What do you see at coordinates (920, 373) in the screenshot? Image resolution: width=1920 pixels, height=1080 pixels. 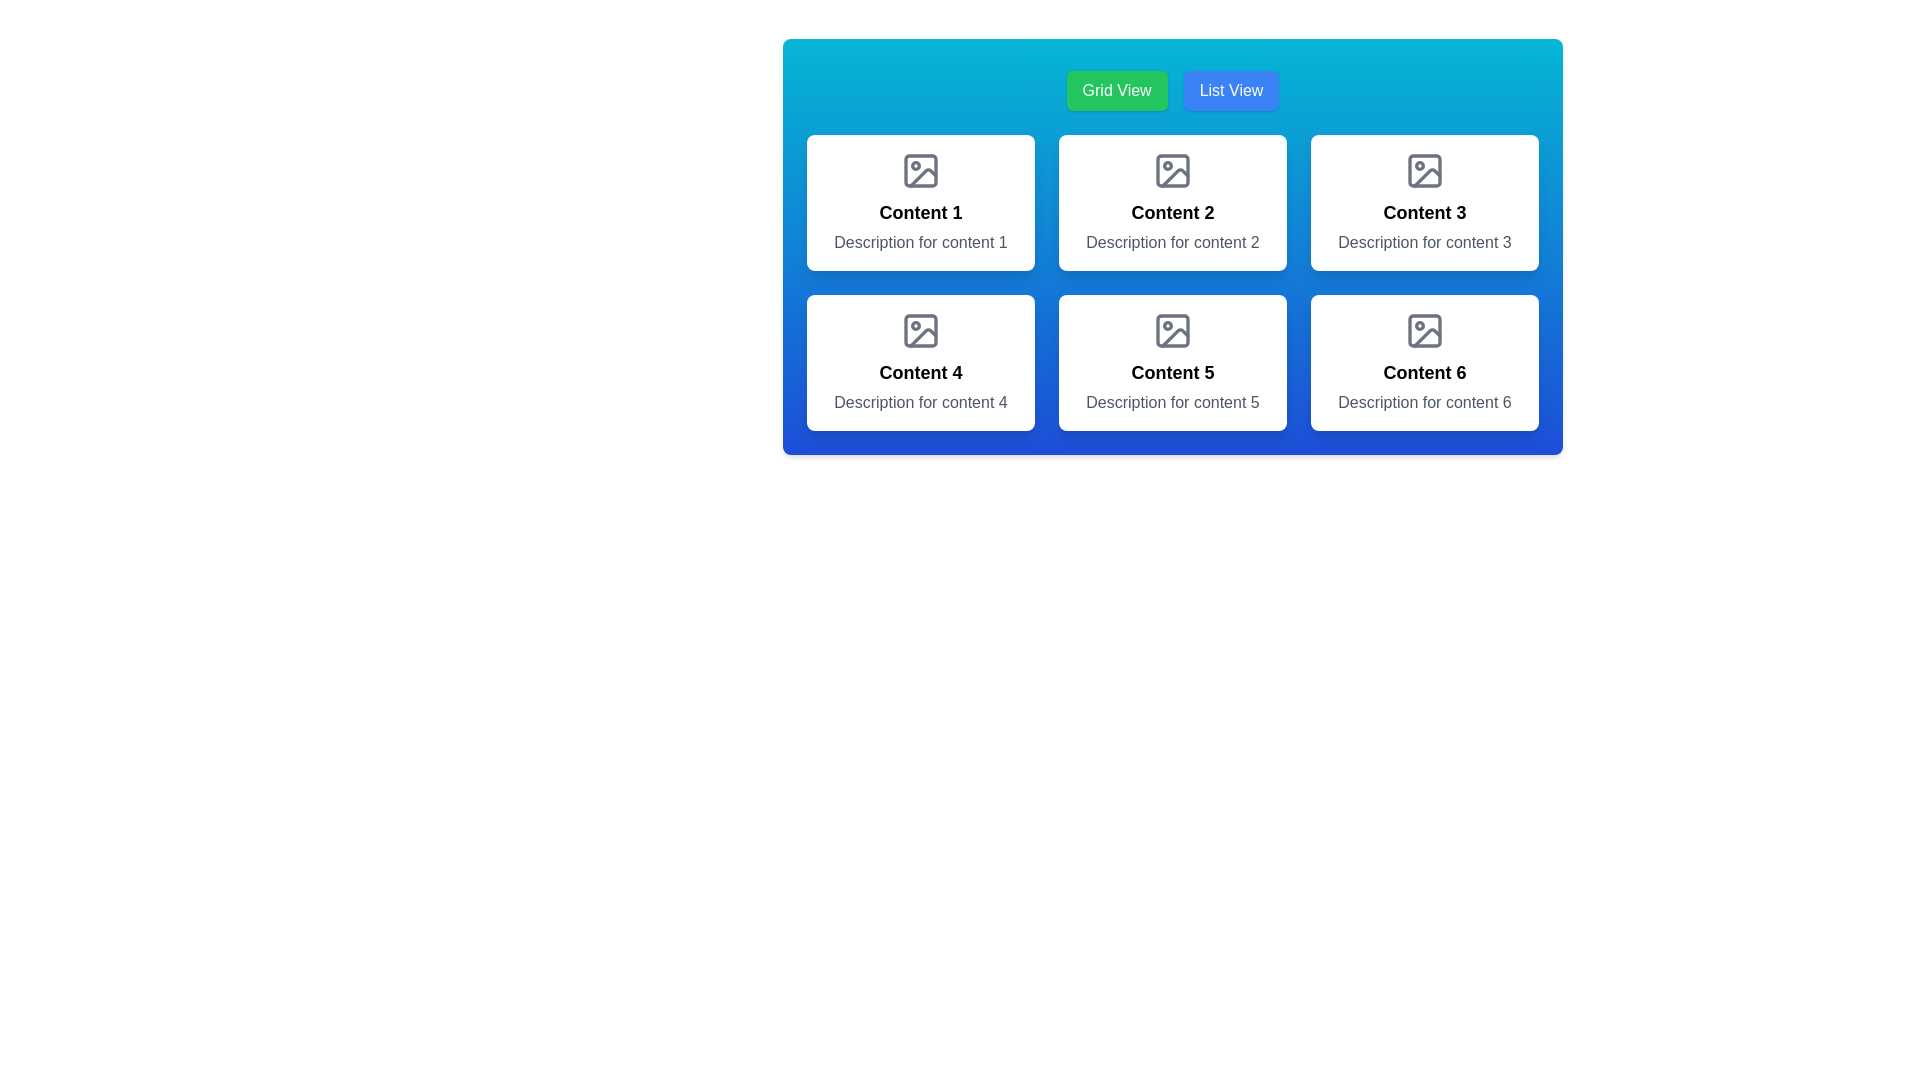 I see `text content of the Text label located in the bottom-left card of the 2x3 grid layout, positioned above the description text and below the image icon` at bounding box center [920, 373].